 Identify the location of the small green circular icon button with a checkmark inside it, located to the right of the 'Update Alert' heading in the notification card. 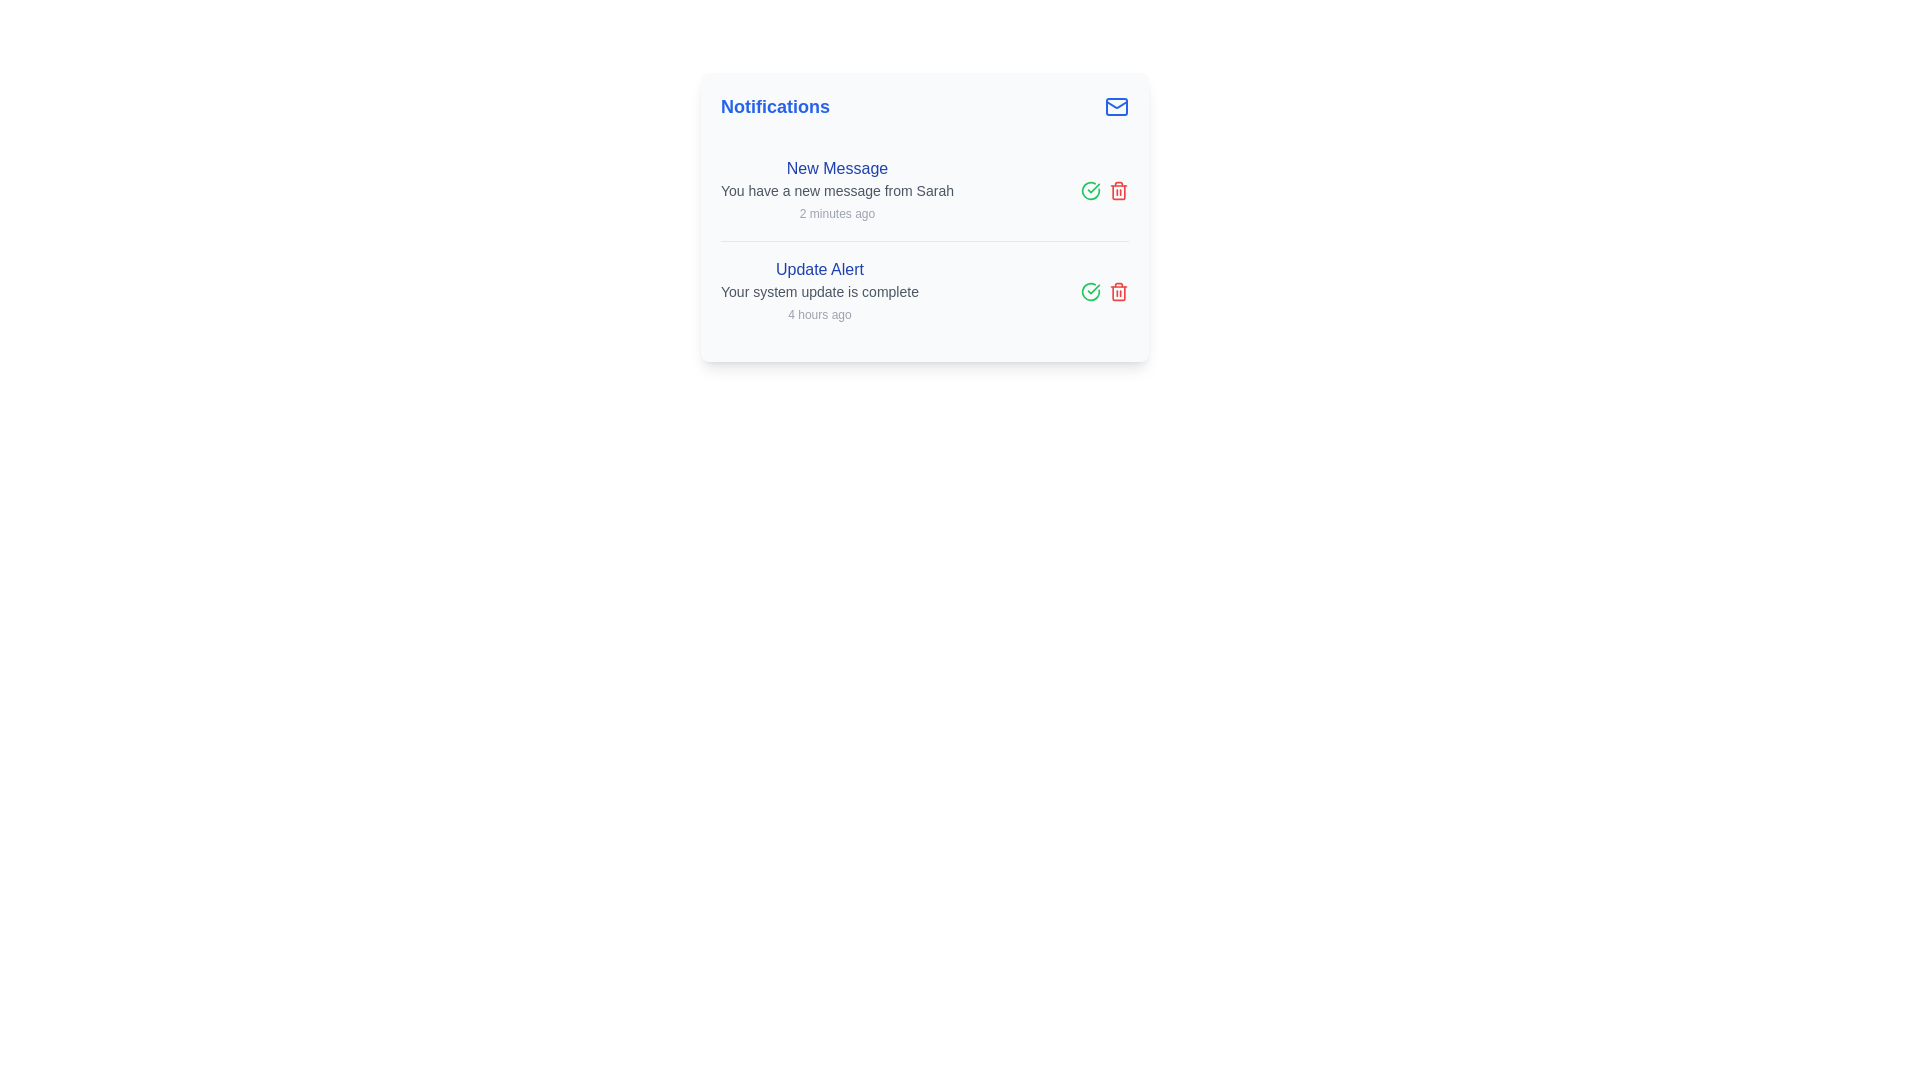
(1089, 191).